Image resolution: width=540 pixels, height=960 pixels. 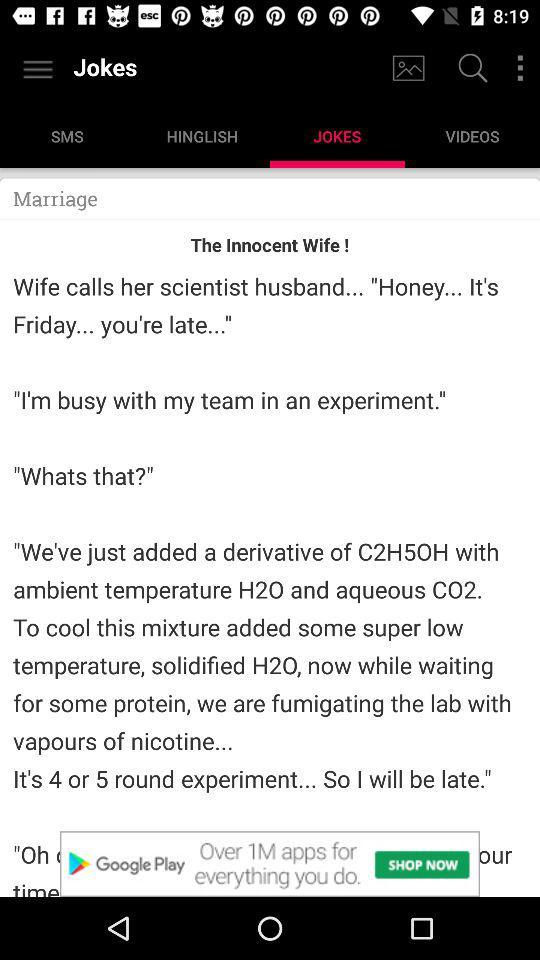 I want to click on description, so click(x=270, y=863).